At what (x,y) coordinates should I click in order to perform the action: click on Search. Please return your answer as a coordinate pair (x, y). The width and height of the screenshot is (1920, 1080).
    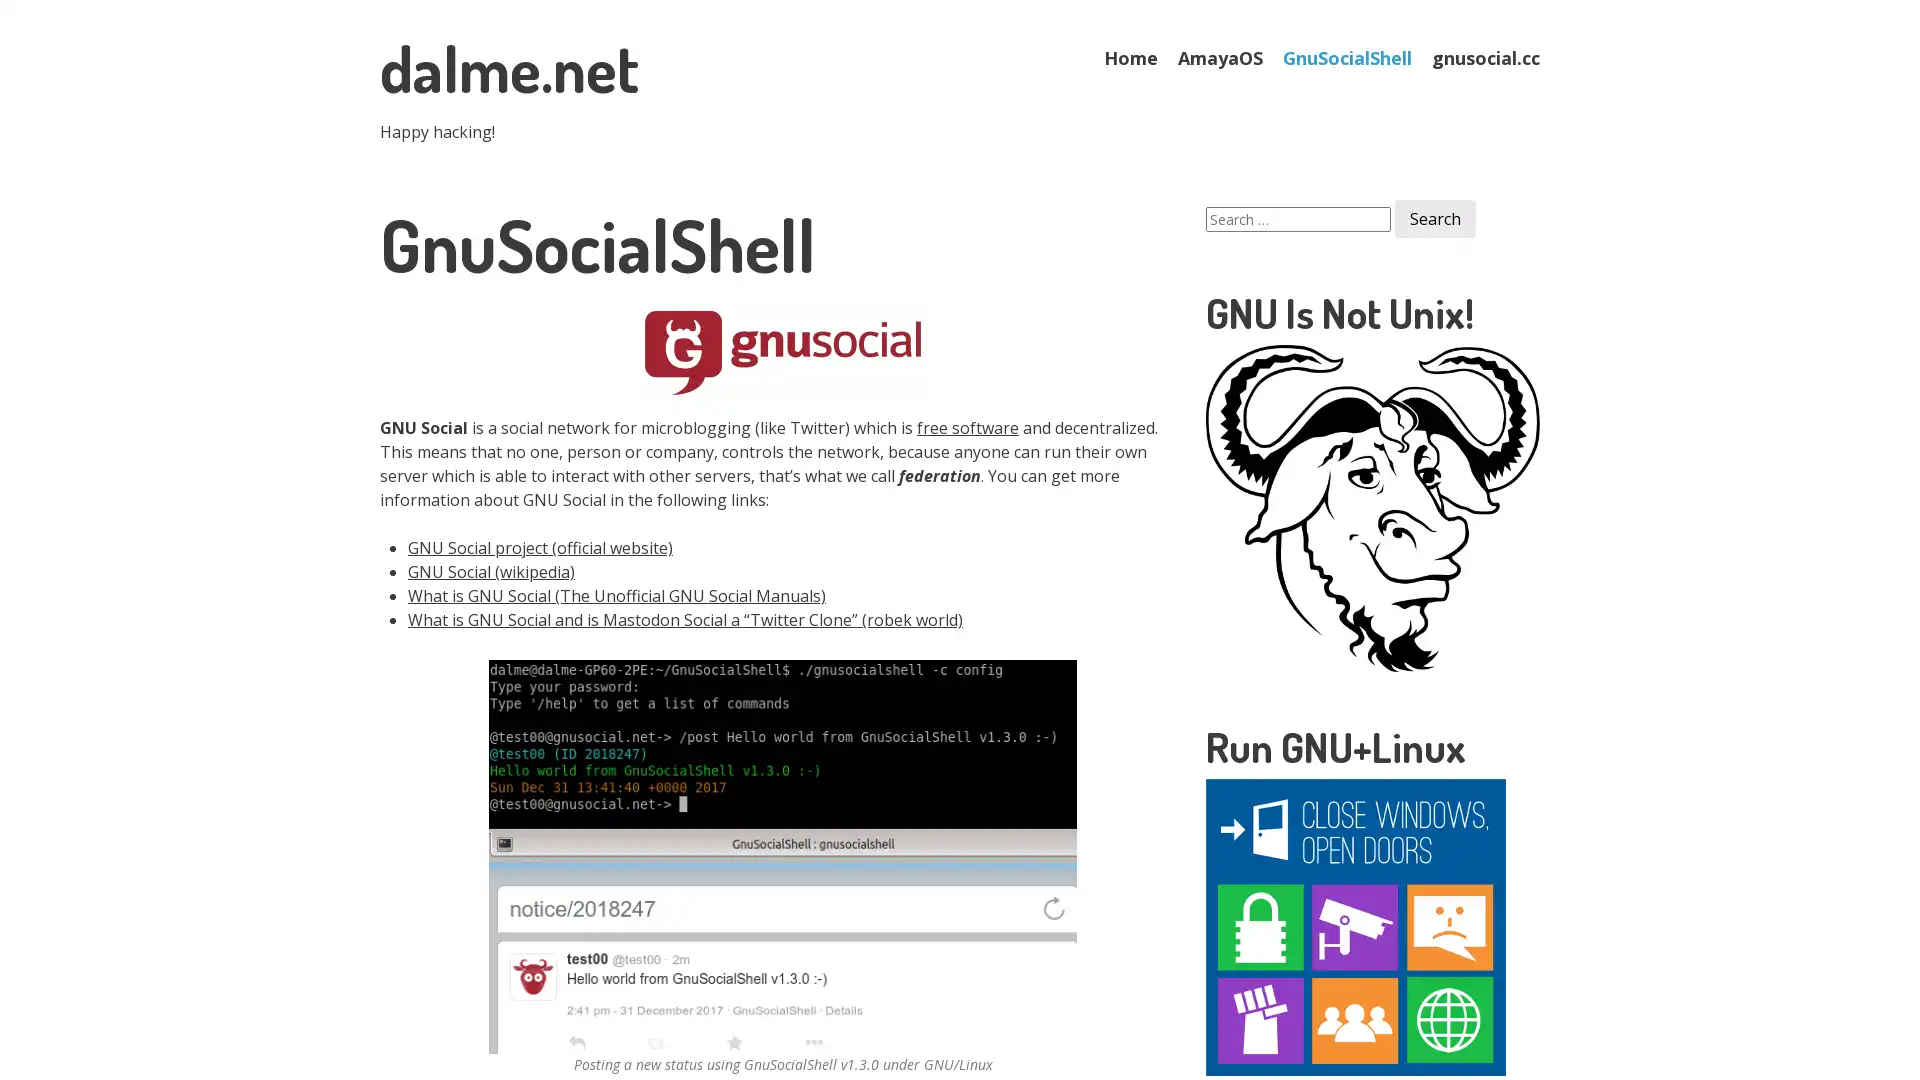
    Looking at the image, I should click on (1434, 219).